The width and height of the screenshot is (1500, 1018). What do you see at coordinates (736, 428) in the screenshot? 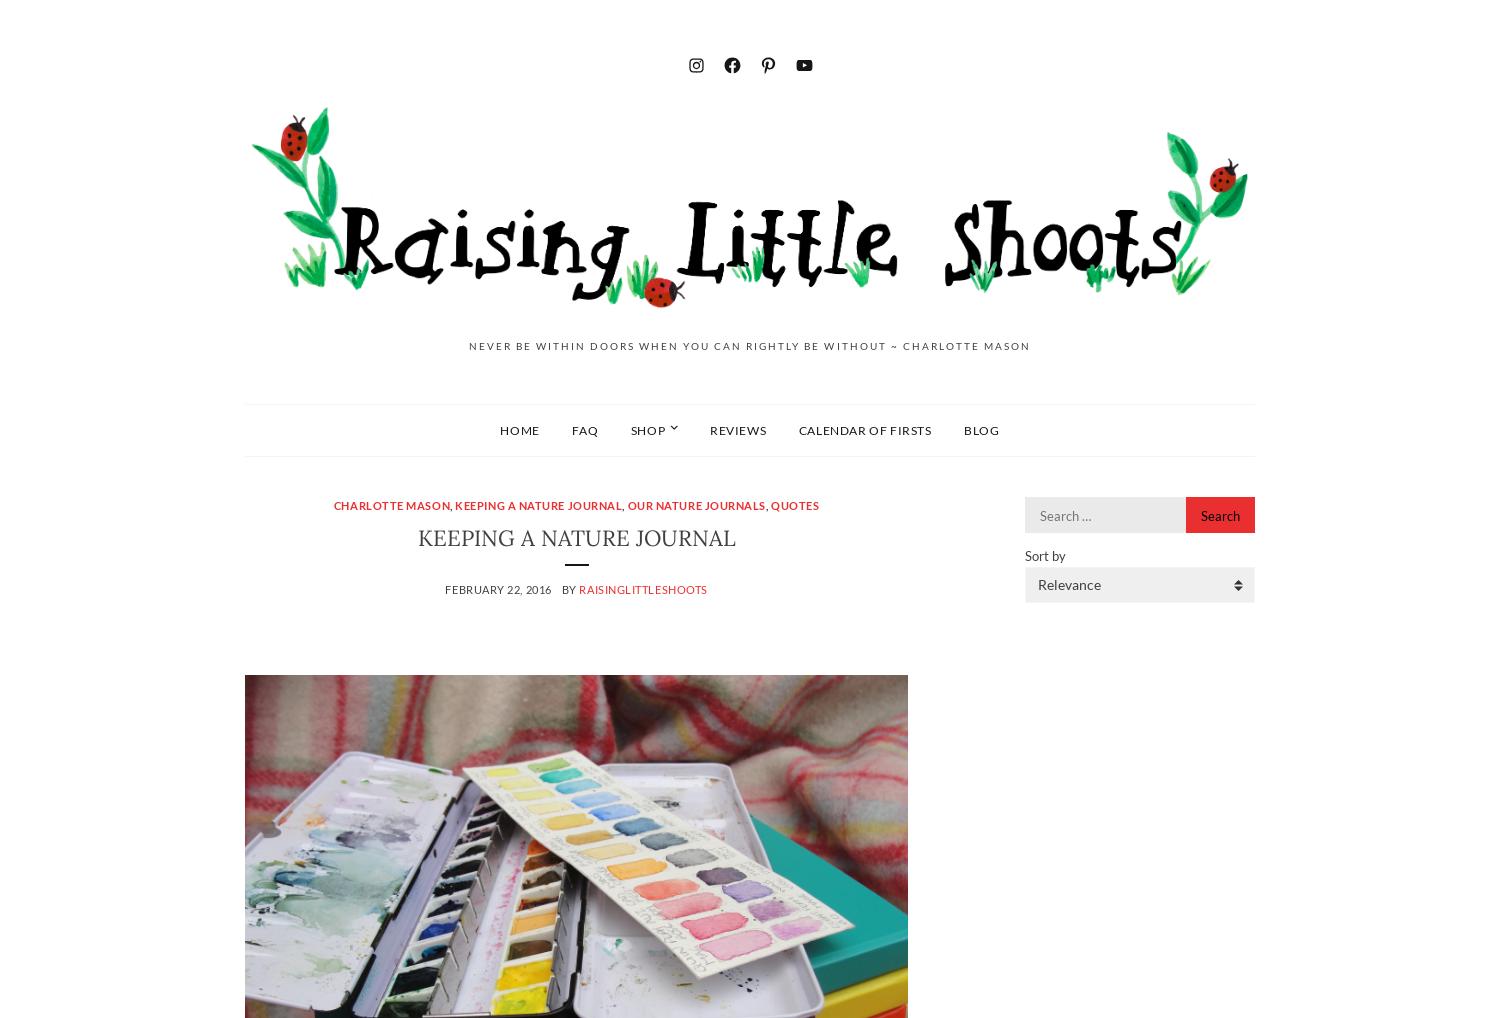
I see `'Reviews'` at bounding box center [736, 428].